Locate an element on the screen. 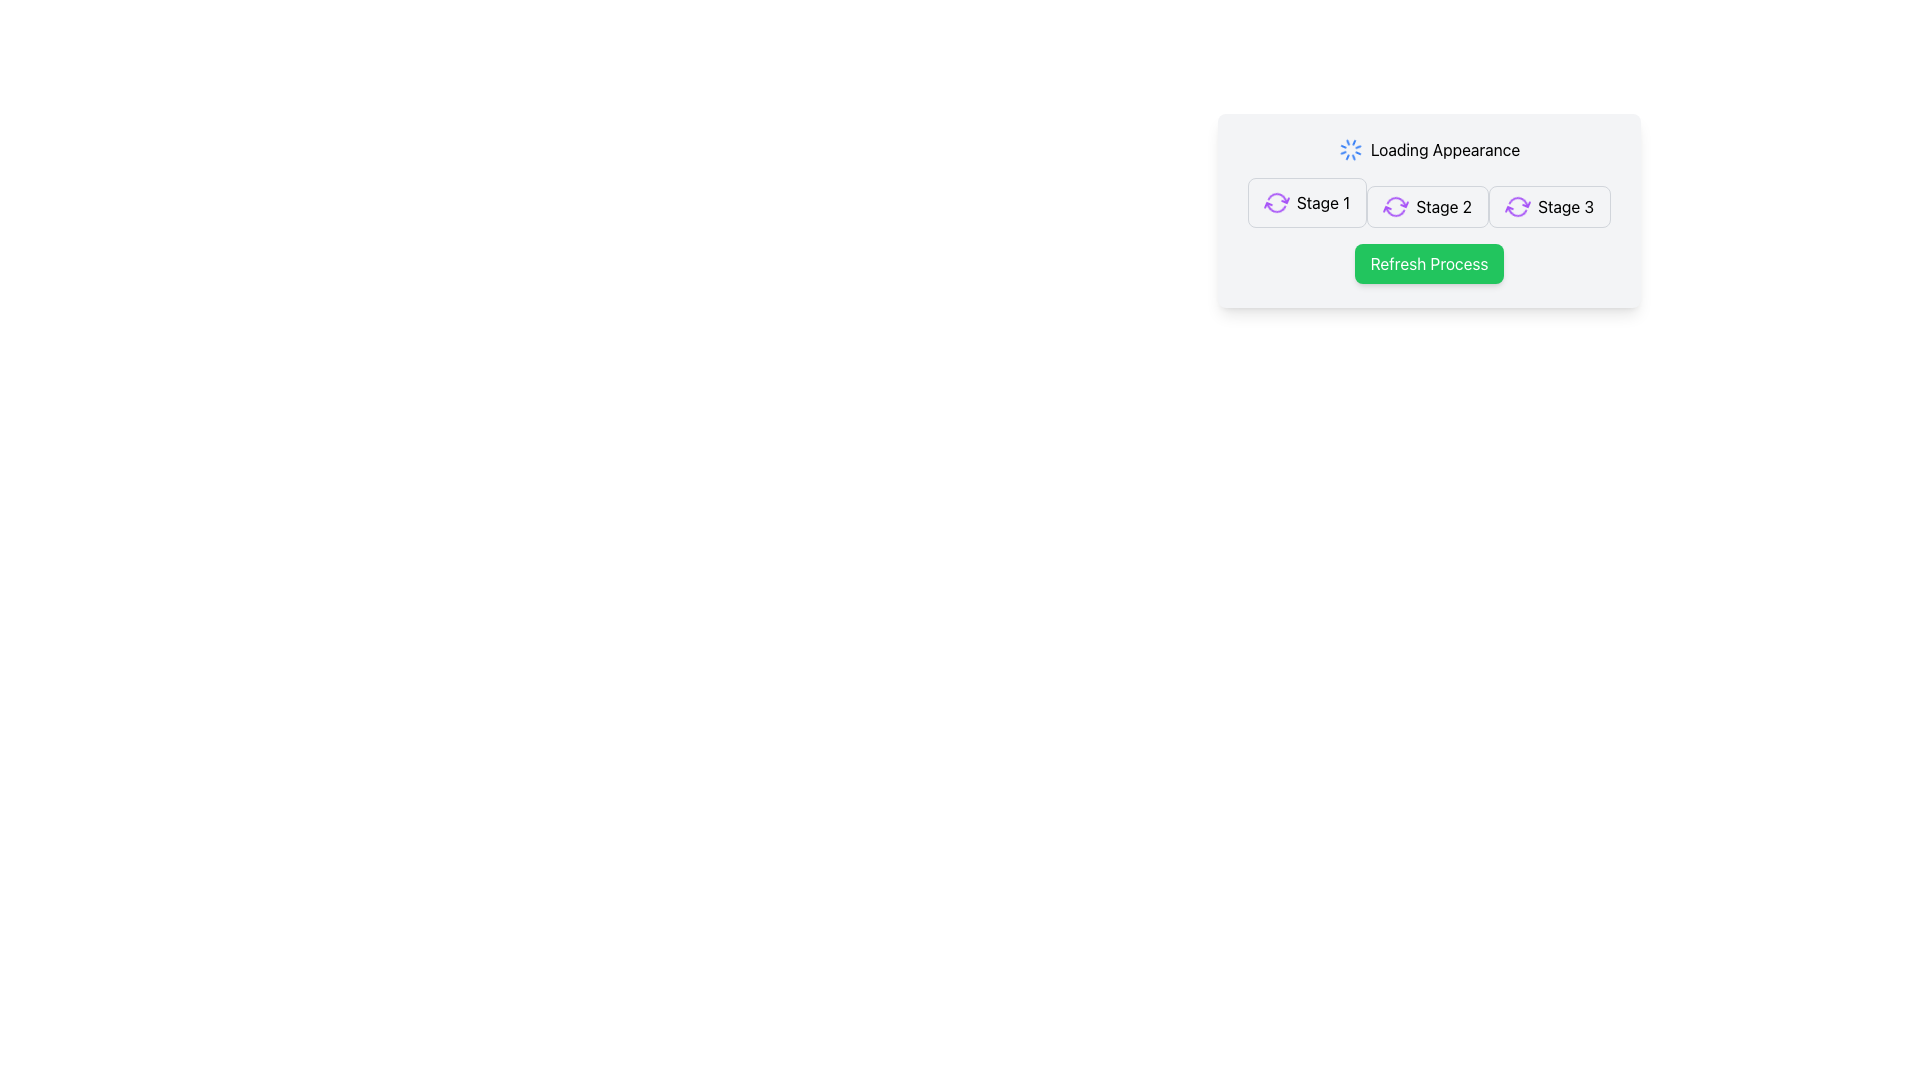  the blue spinning loader icon located to the left of the 'Loading Appearance' text is located at coordinates (1350, 149).